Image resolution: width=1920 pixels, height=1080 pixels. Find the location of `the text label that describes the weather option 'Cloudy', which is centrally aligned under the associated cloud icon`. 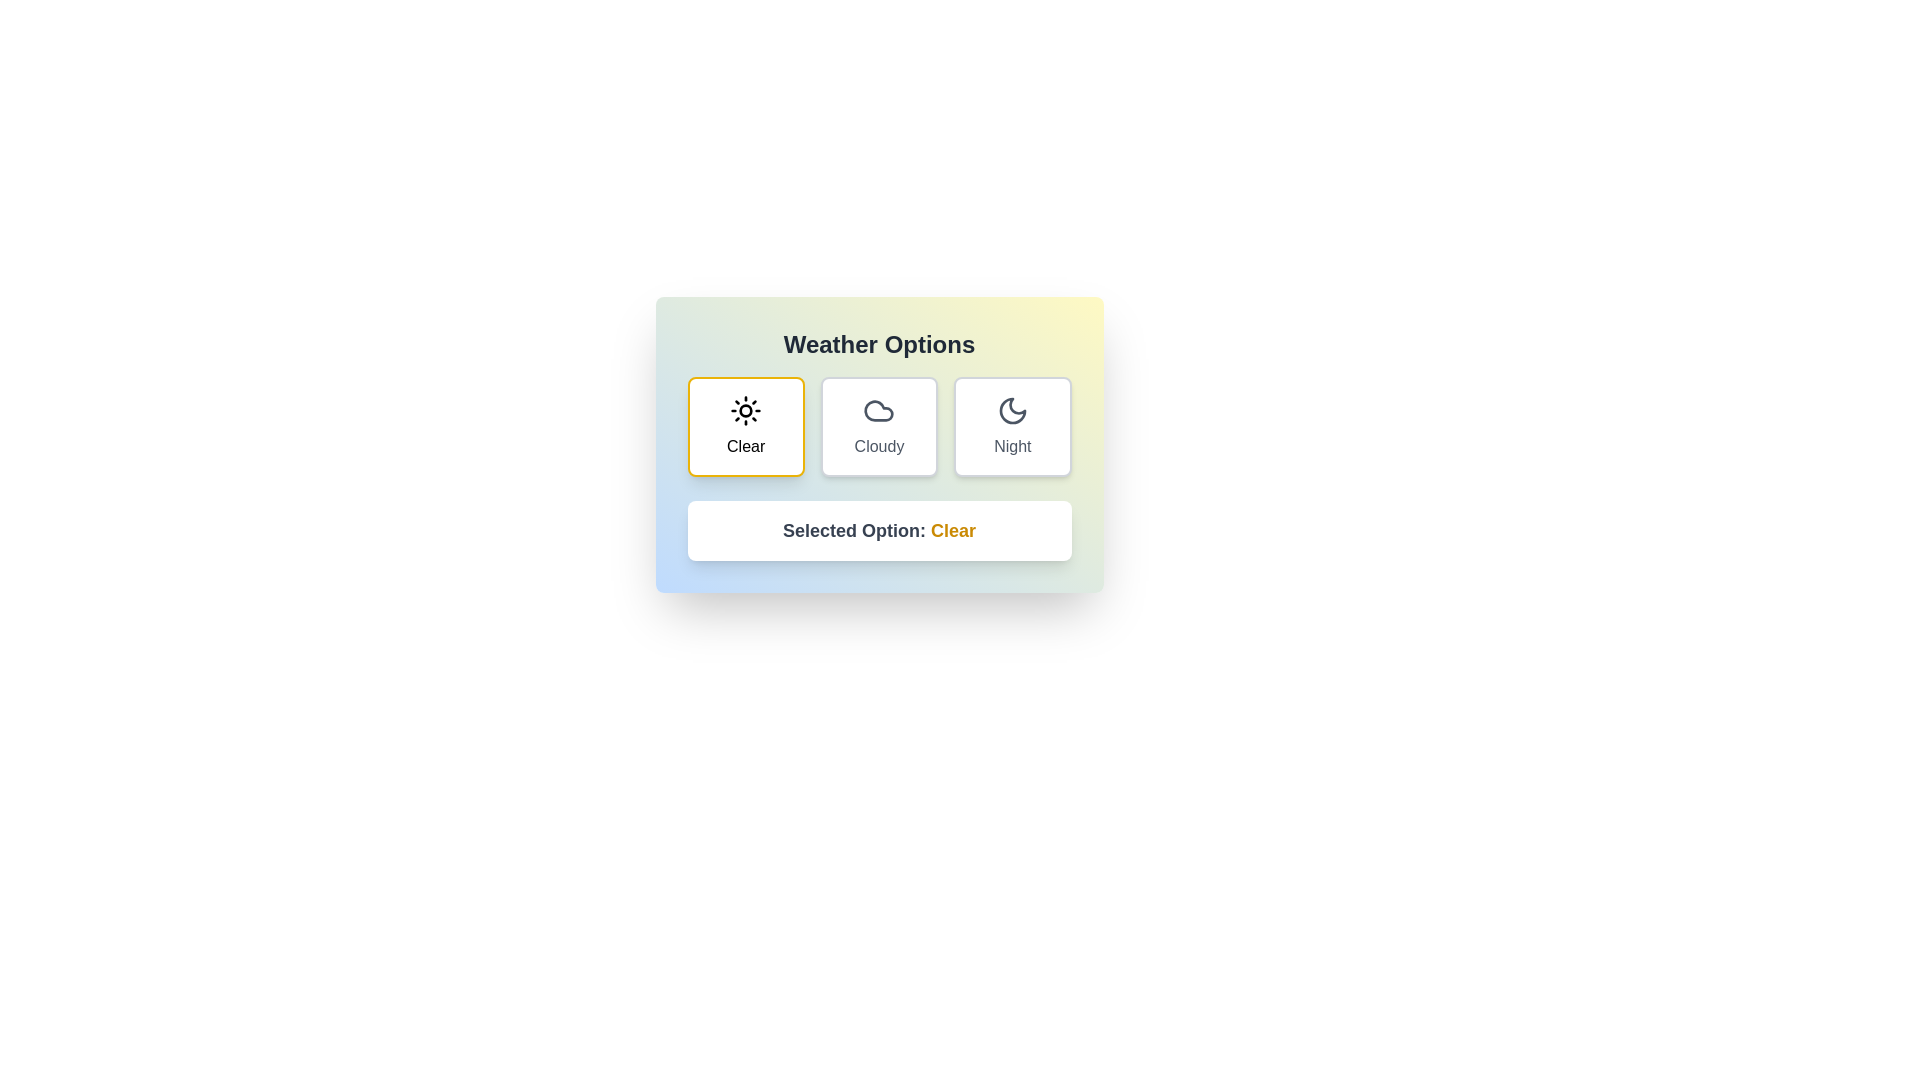

the text label that describes the weather option 'Cloudy', which is centrally aligned under the associated cloud icon is located at coordinates (879, 446).